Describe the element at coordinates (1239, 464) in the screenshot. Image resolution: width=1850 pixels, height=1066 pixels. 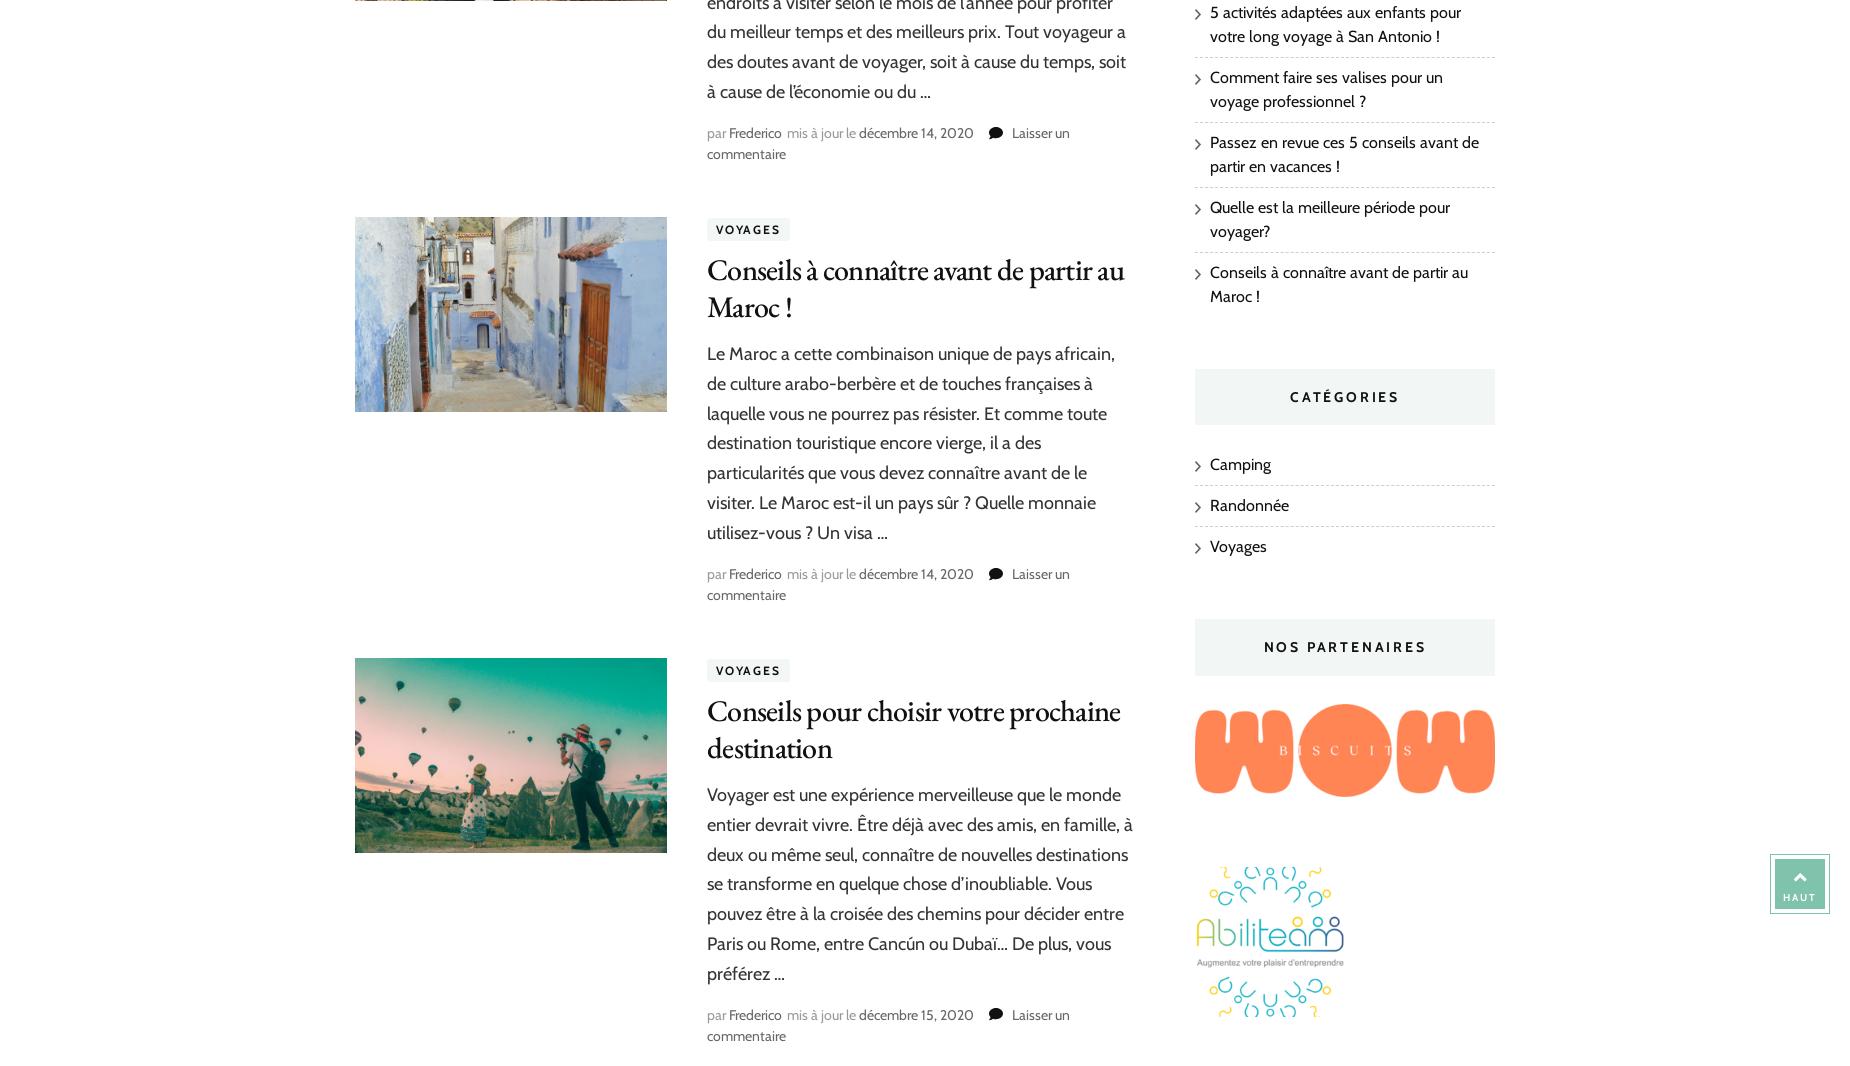
I see `'Camping'` at that location.